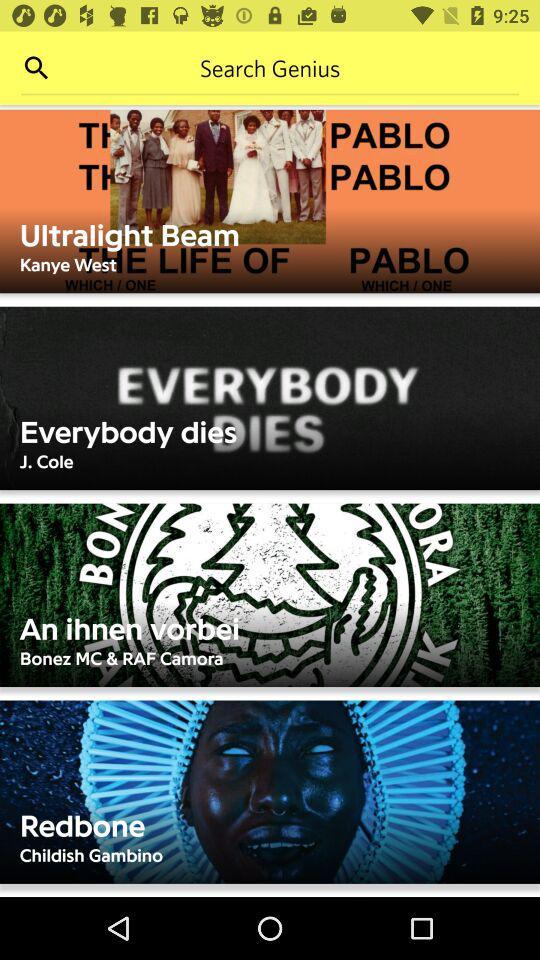 The height and width of the screenshot is (960, 540). What do you see at coordinates (36, 68) in the screenshot?
I see `search option` at bounding box center [36, 68].